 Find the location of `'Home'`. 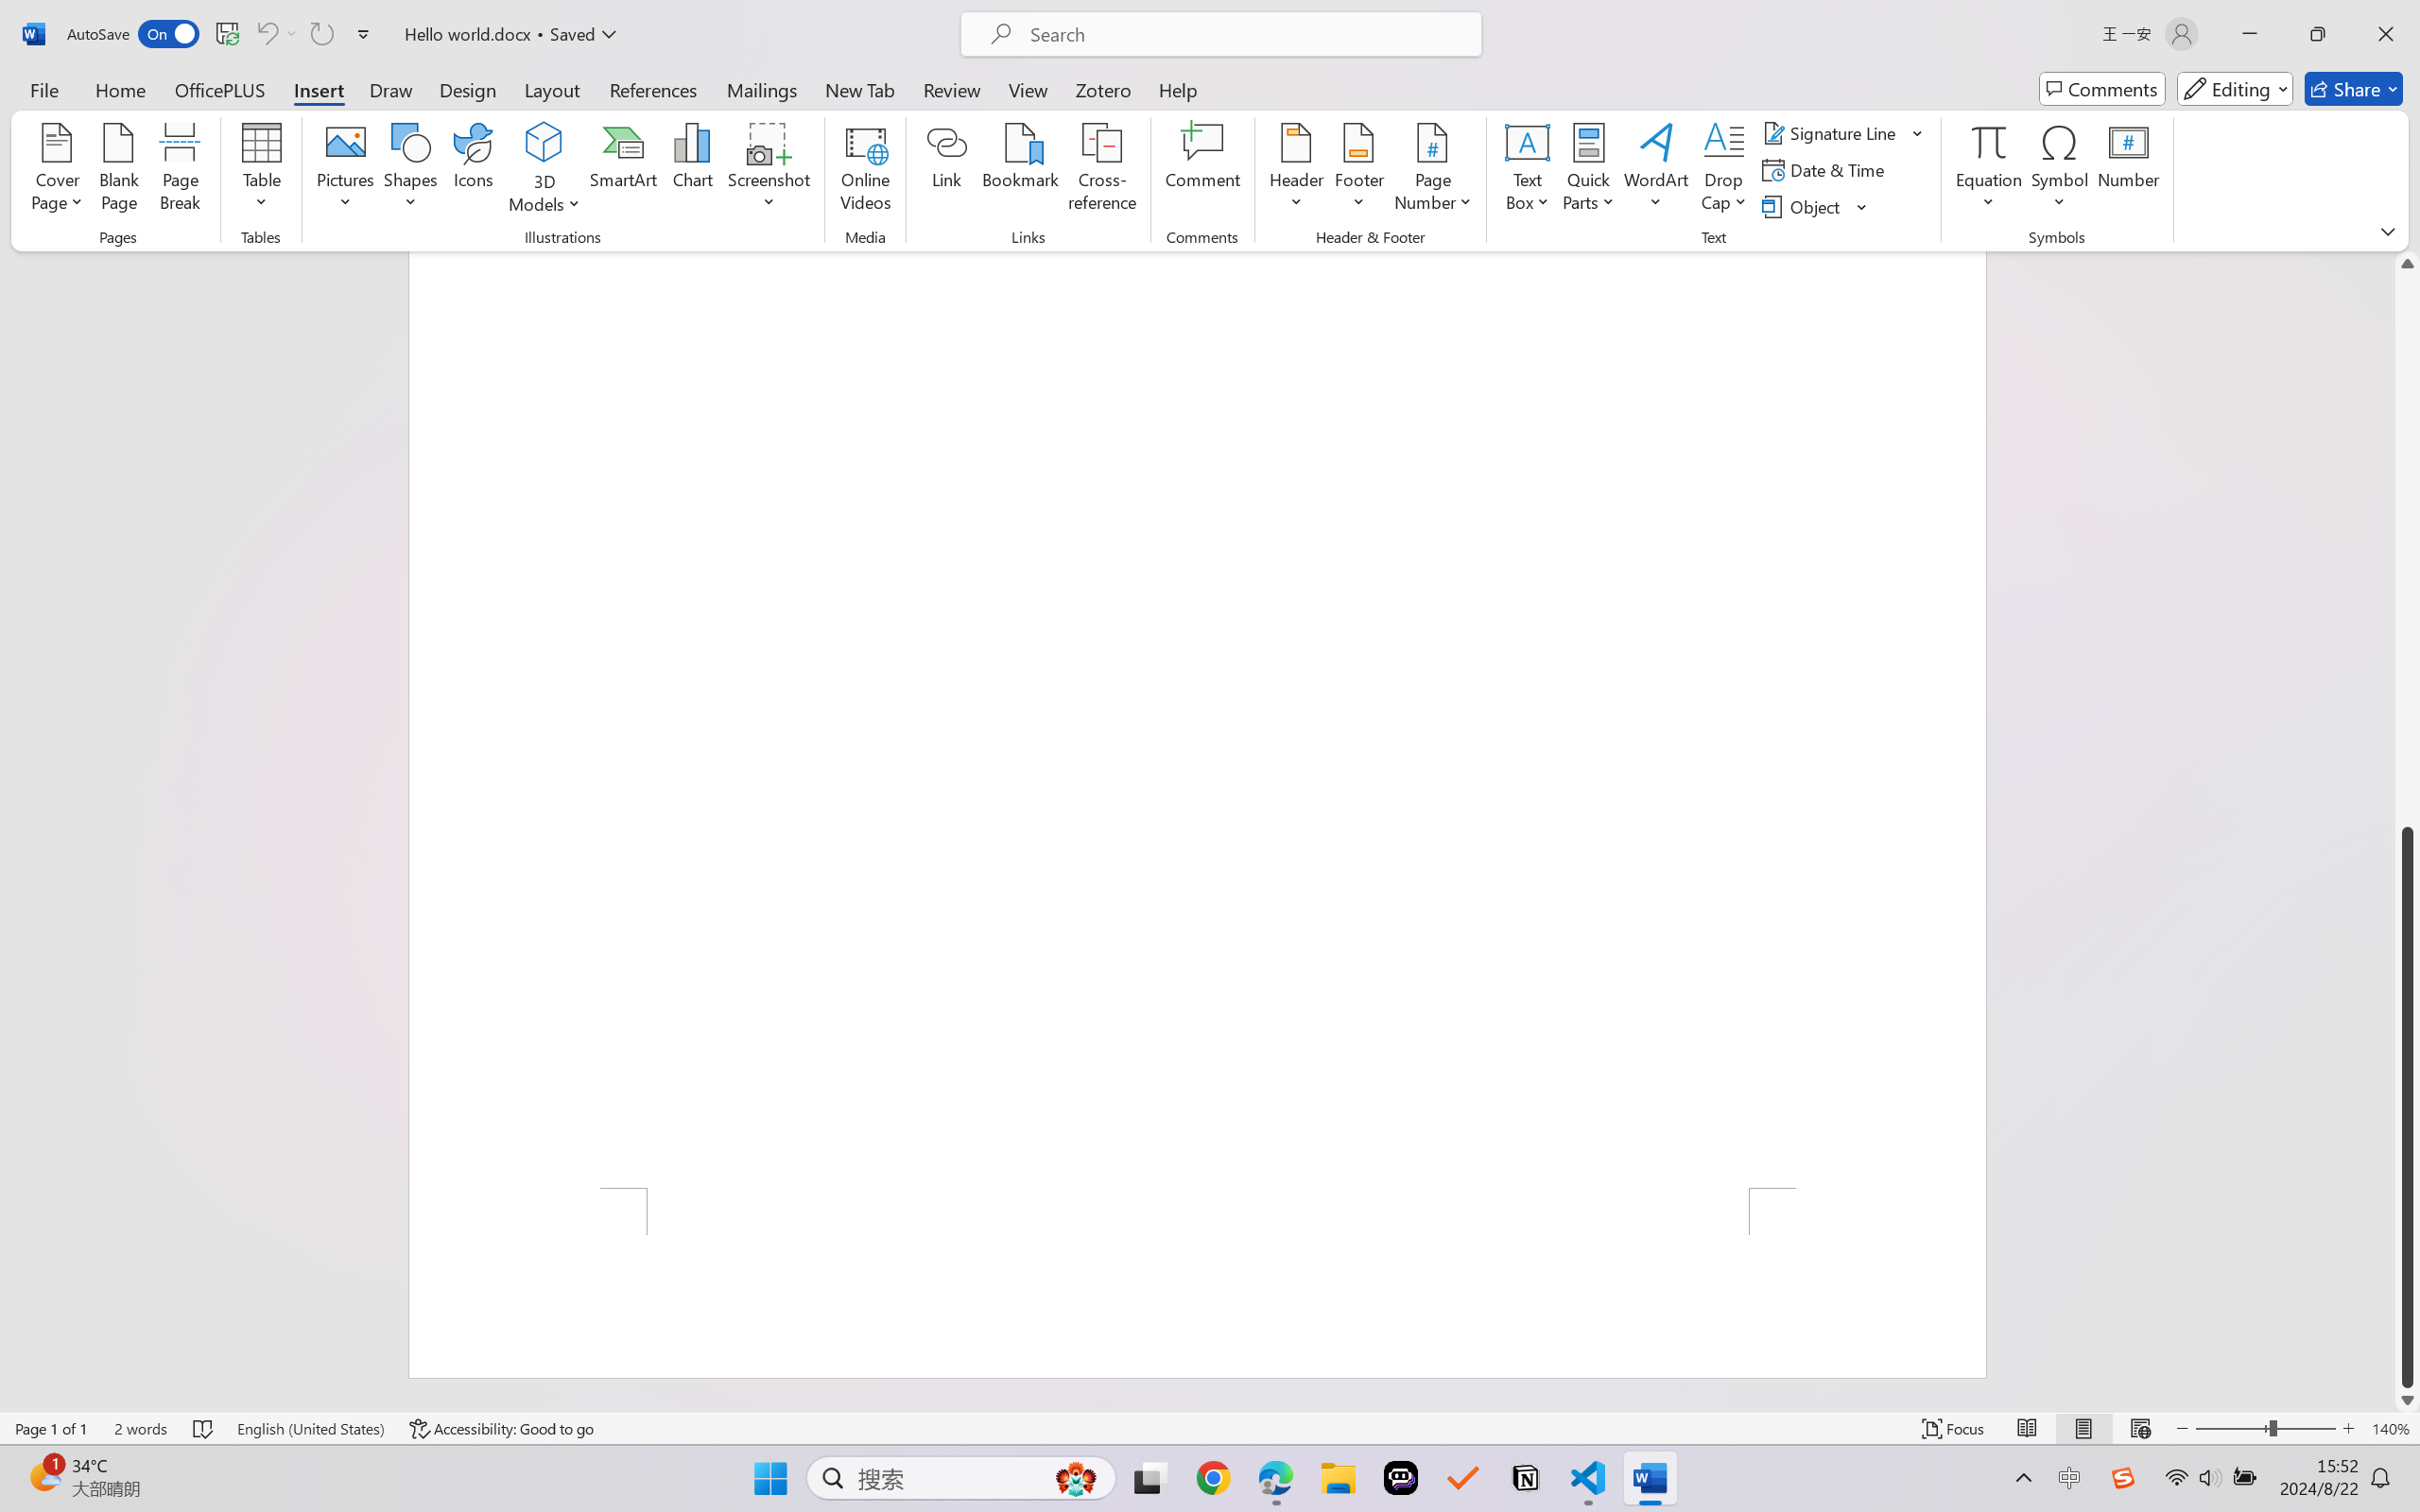

'Home' is located at coordinates (121, 88).